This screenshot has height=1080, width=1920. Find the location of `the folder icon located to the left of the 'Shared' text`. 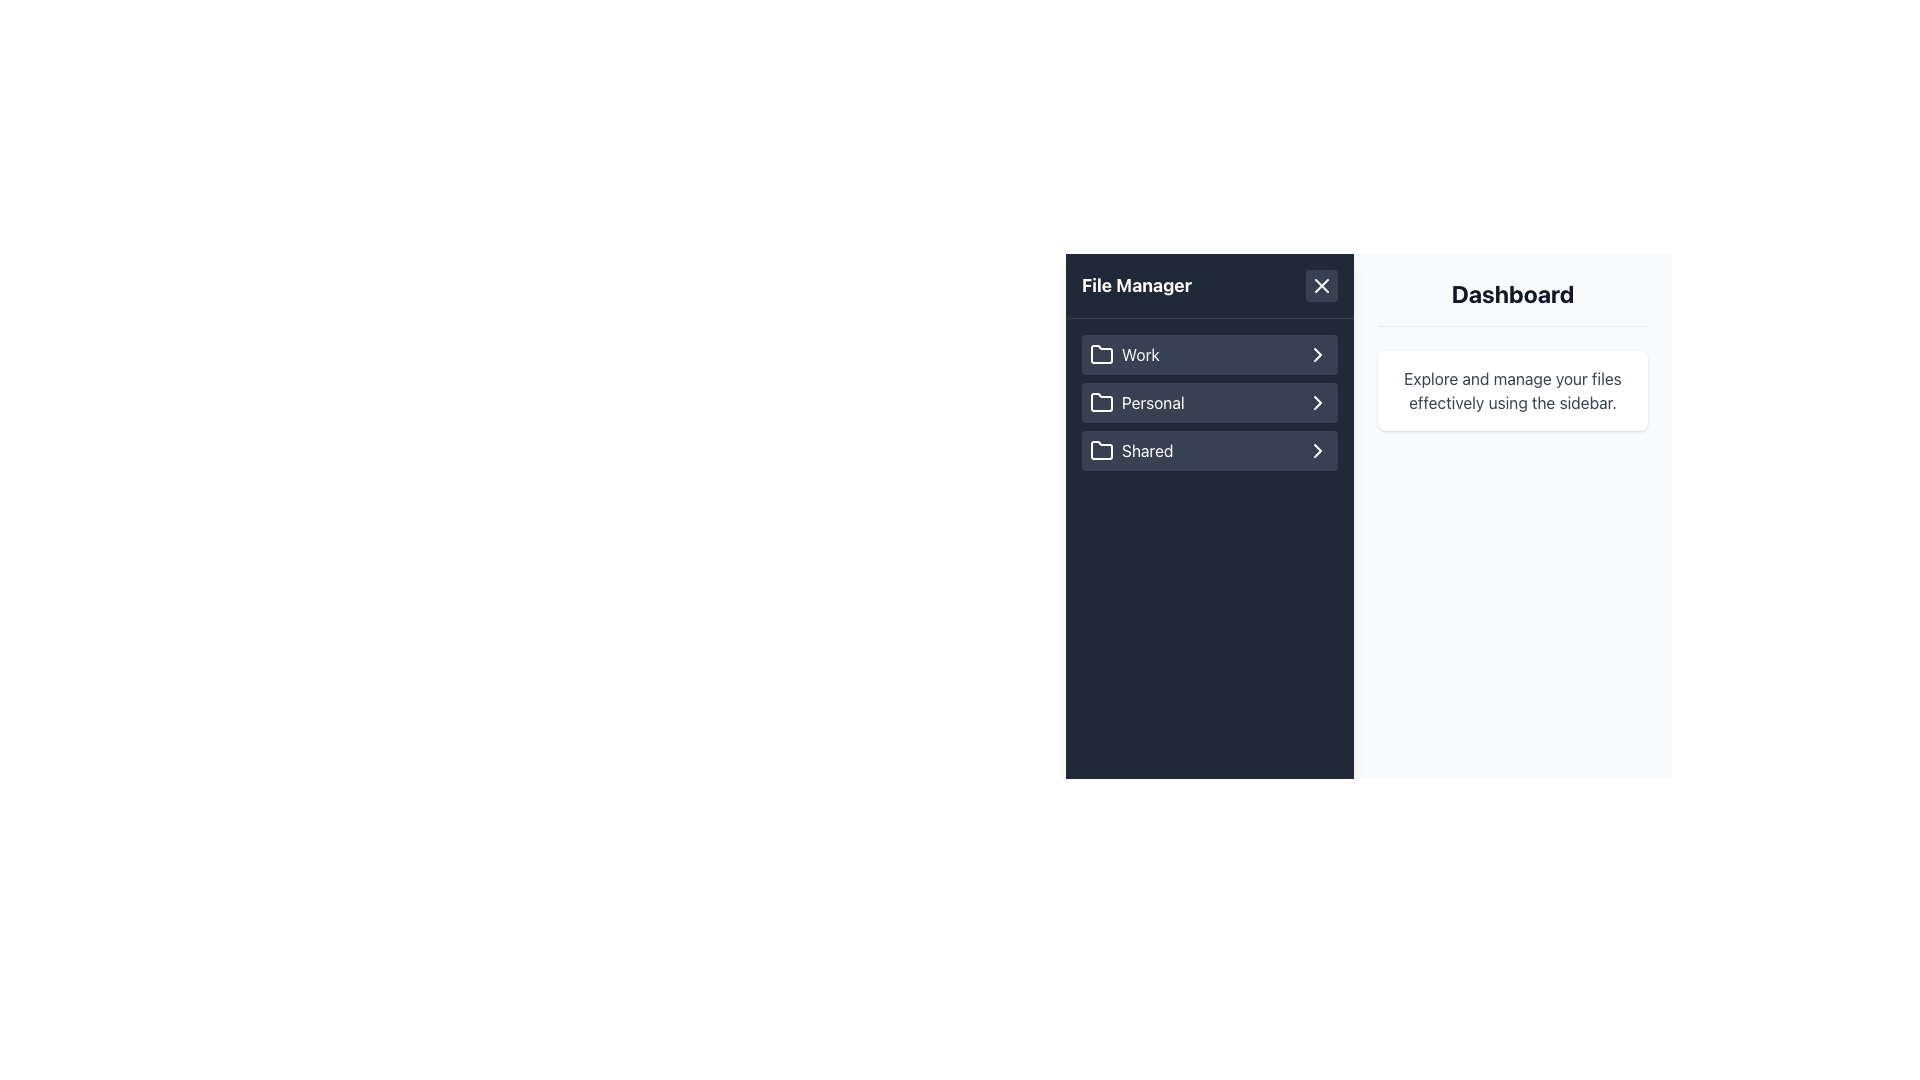

the folder icon located to the left of the 'Shared' text is located at coordinates (1101, 450).